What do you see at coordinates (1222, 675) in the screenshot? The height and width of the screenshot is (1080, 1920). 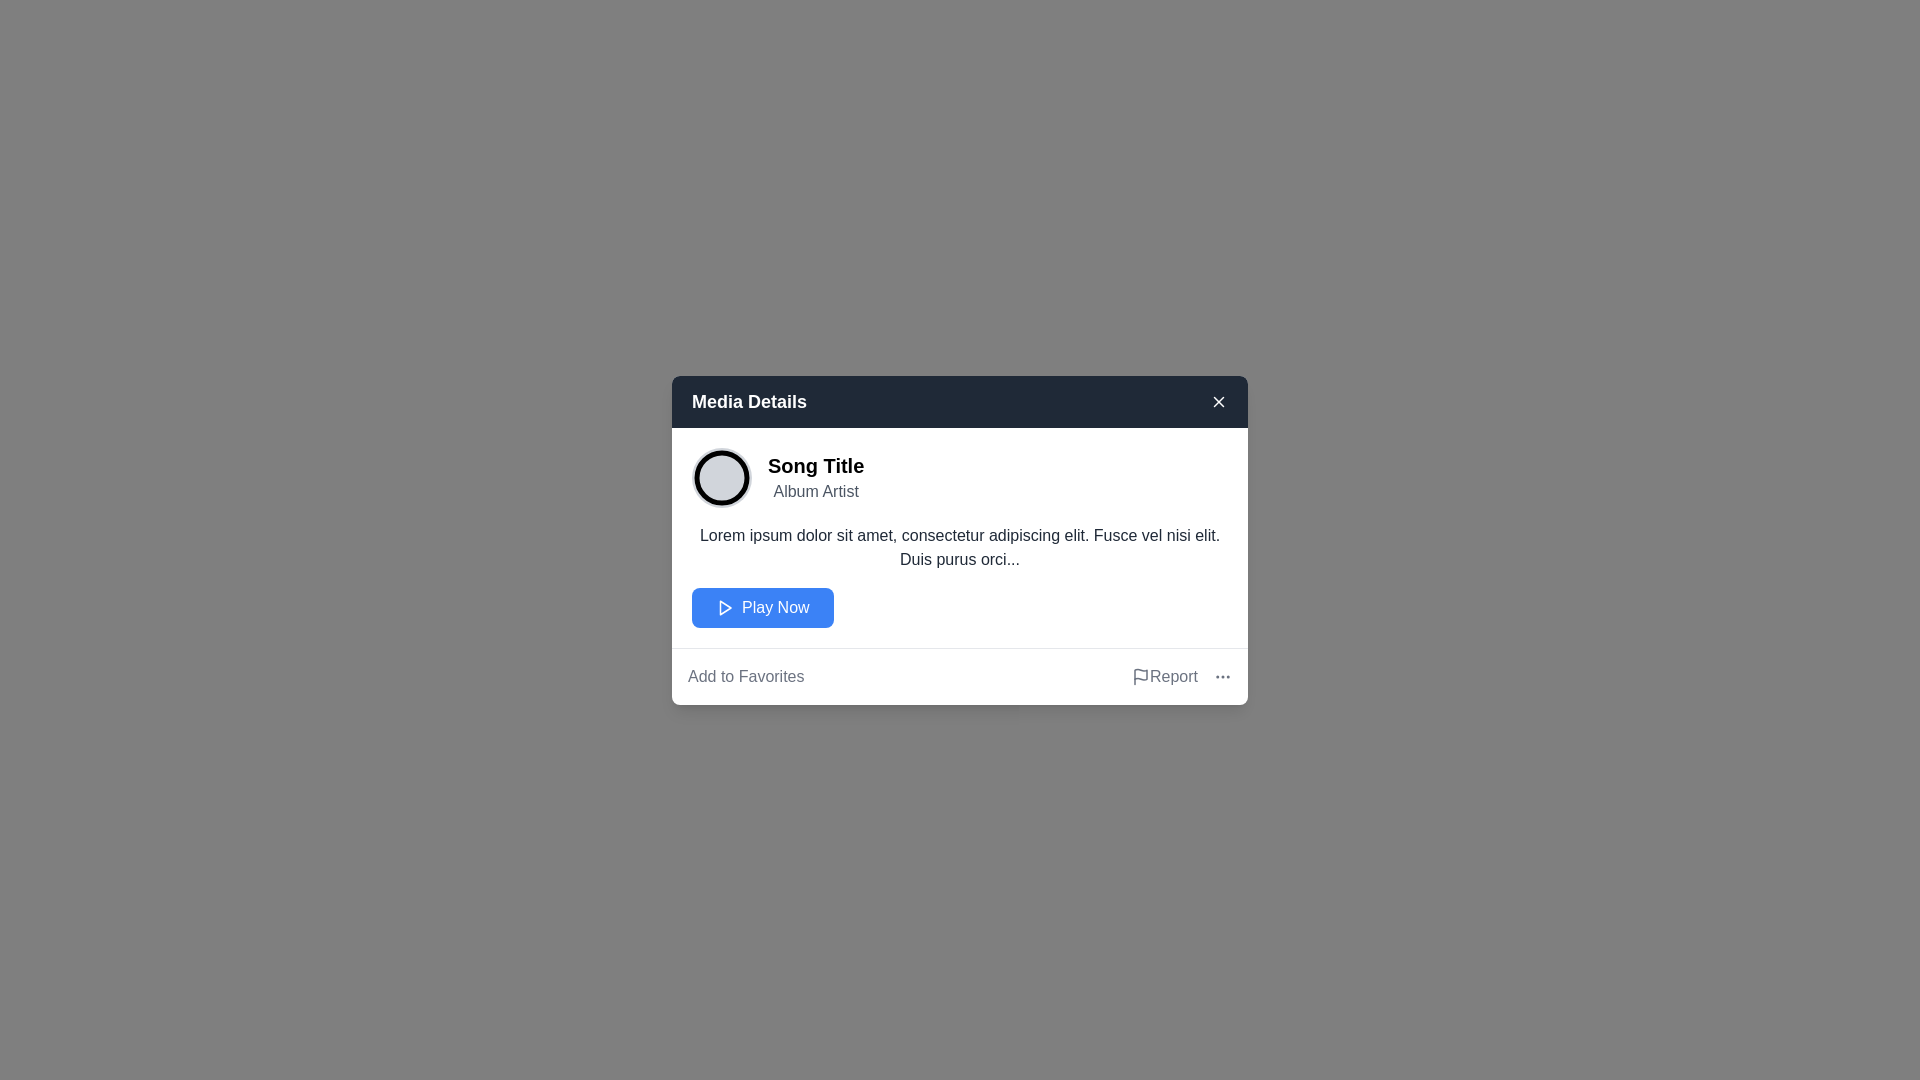 I see `the context menu button located at the bottom-right corner of the modal dialog box, adjacent to the 'Report' button` at bounding box center [1222, 675].